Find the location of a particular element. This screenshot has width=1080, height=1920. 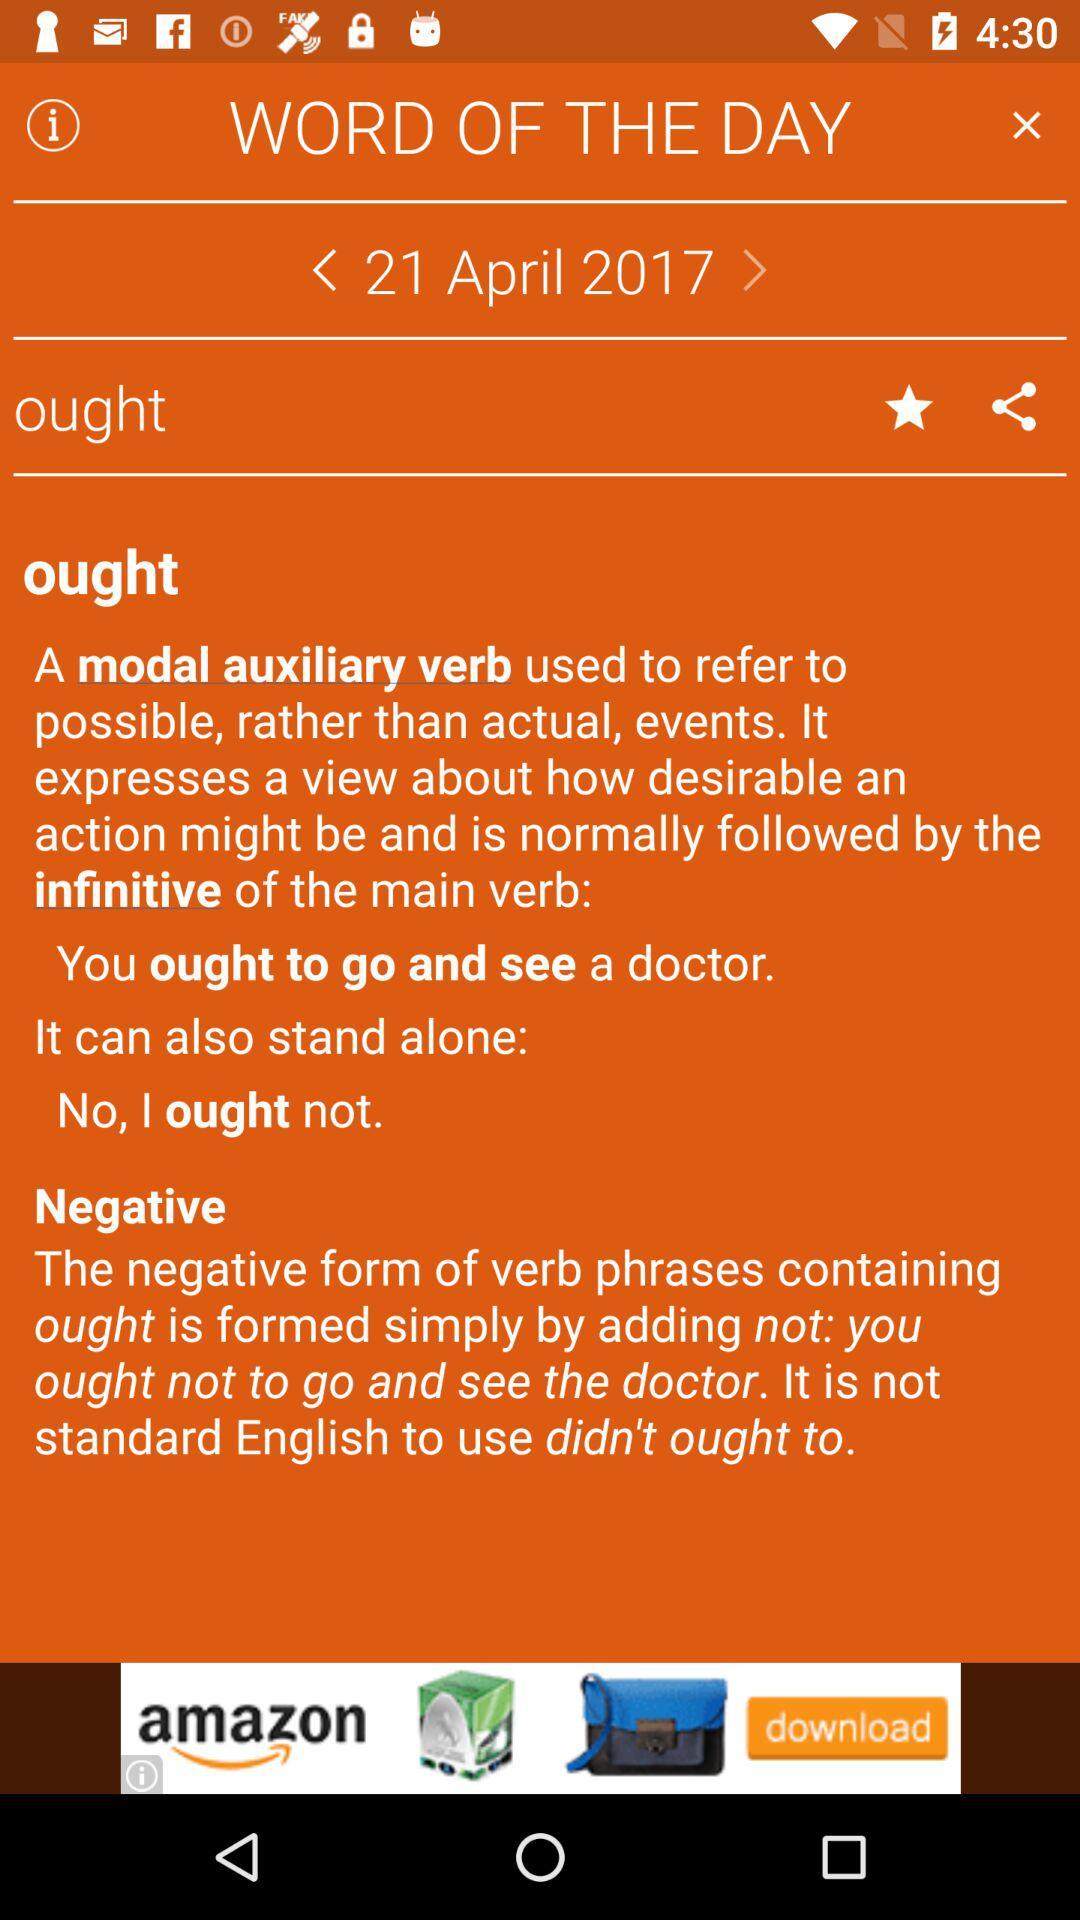

show more information is located at coordinates (52, 124).